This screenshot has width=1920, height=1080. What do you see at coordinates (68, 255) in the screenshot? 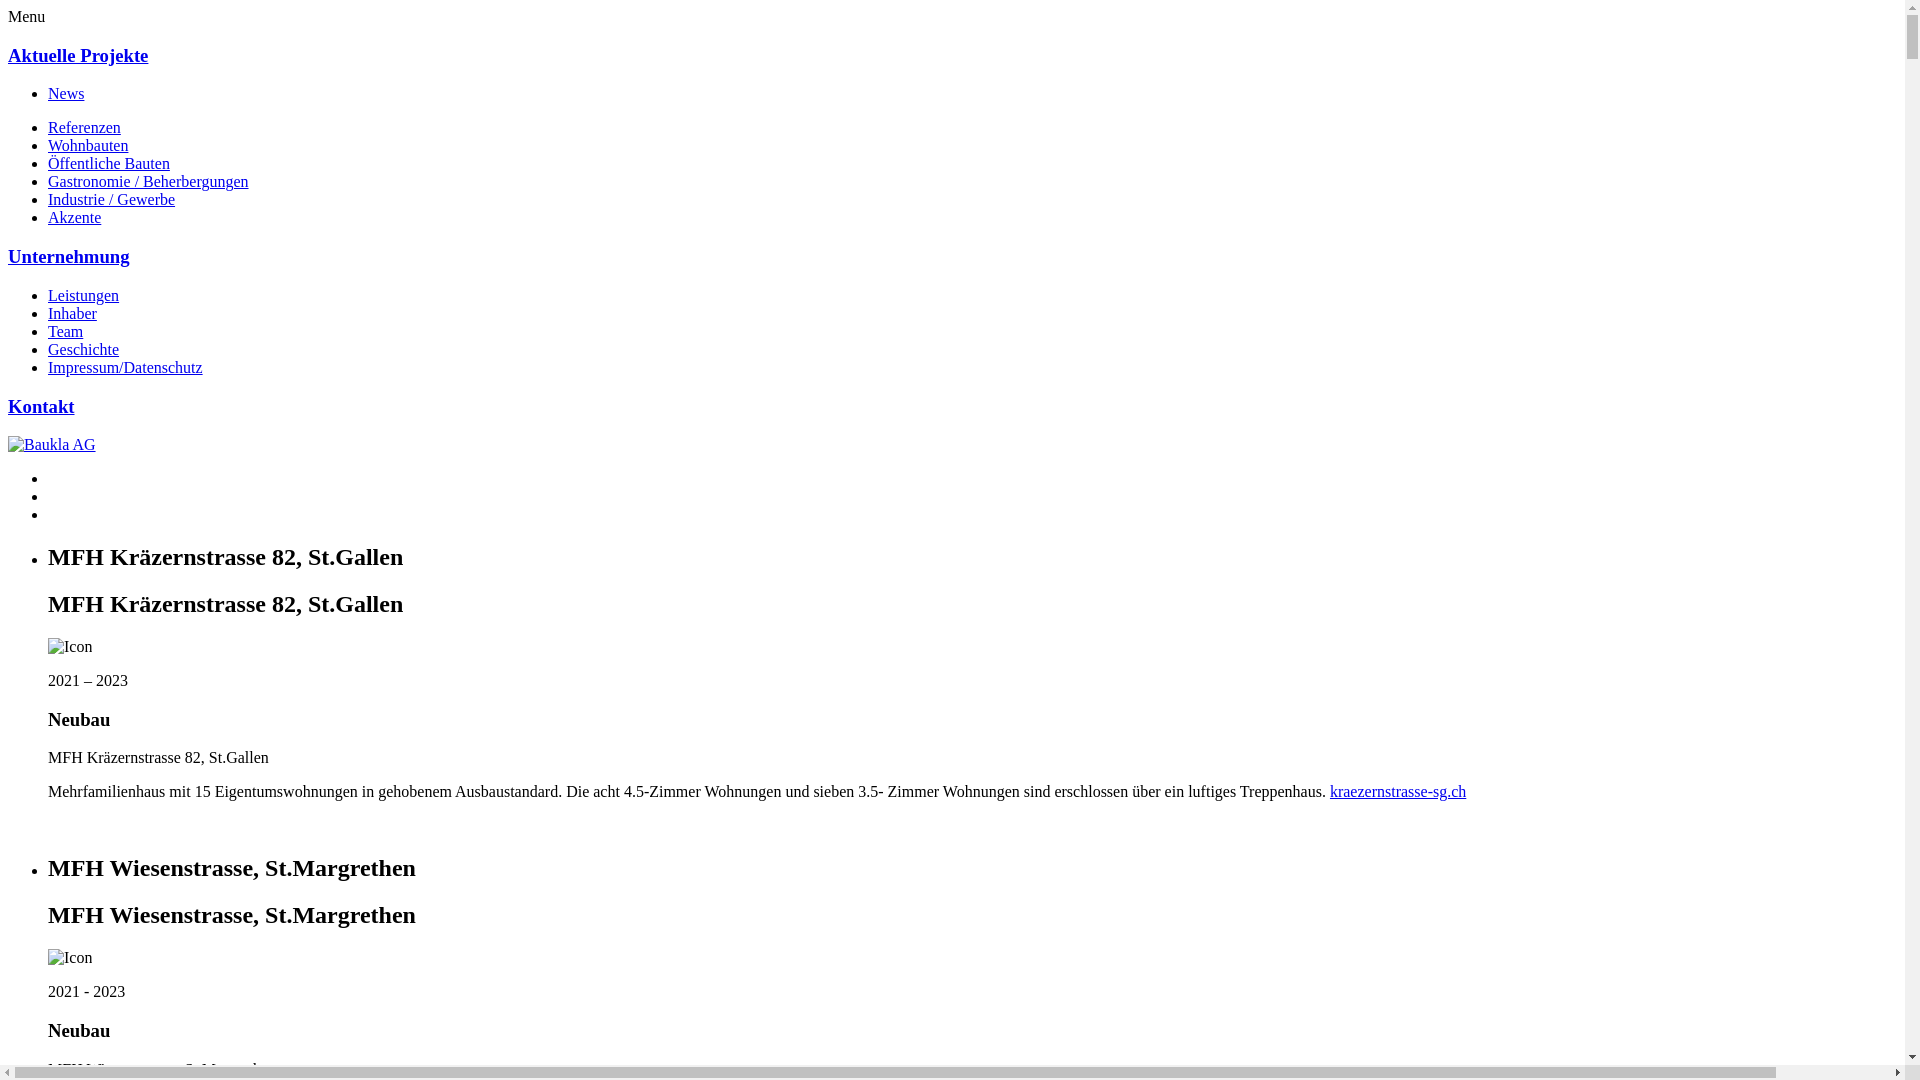
I see `'Unternehmung'` at bounding box center [68, 255].